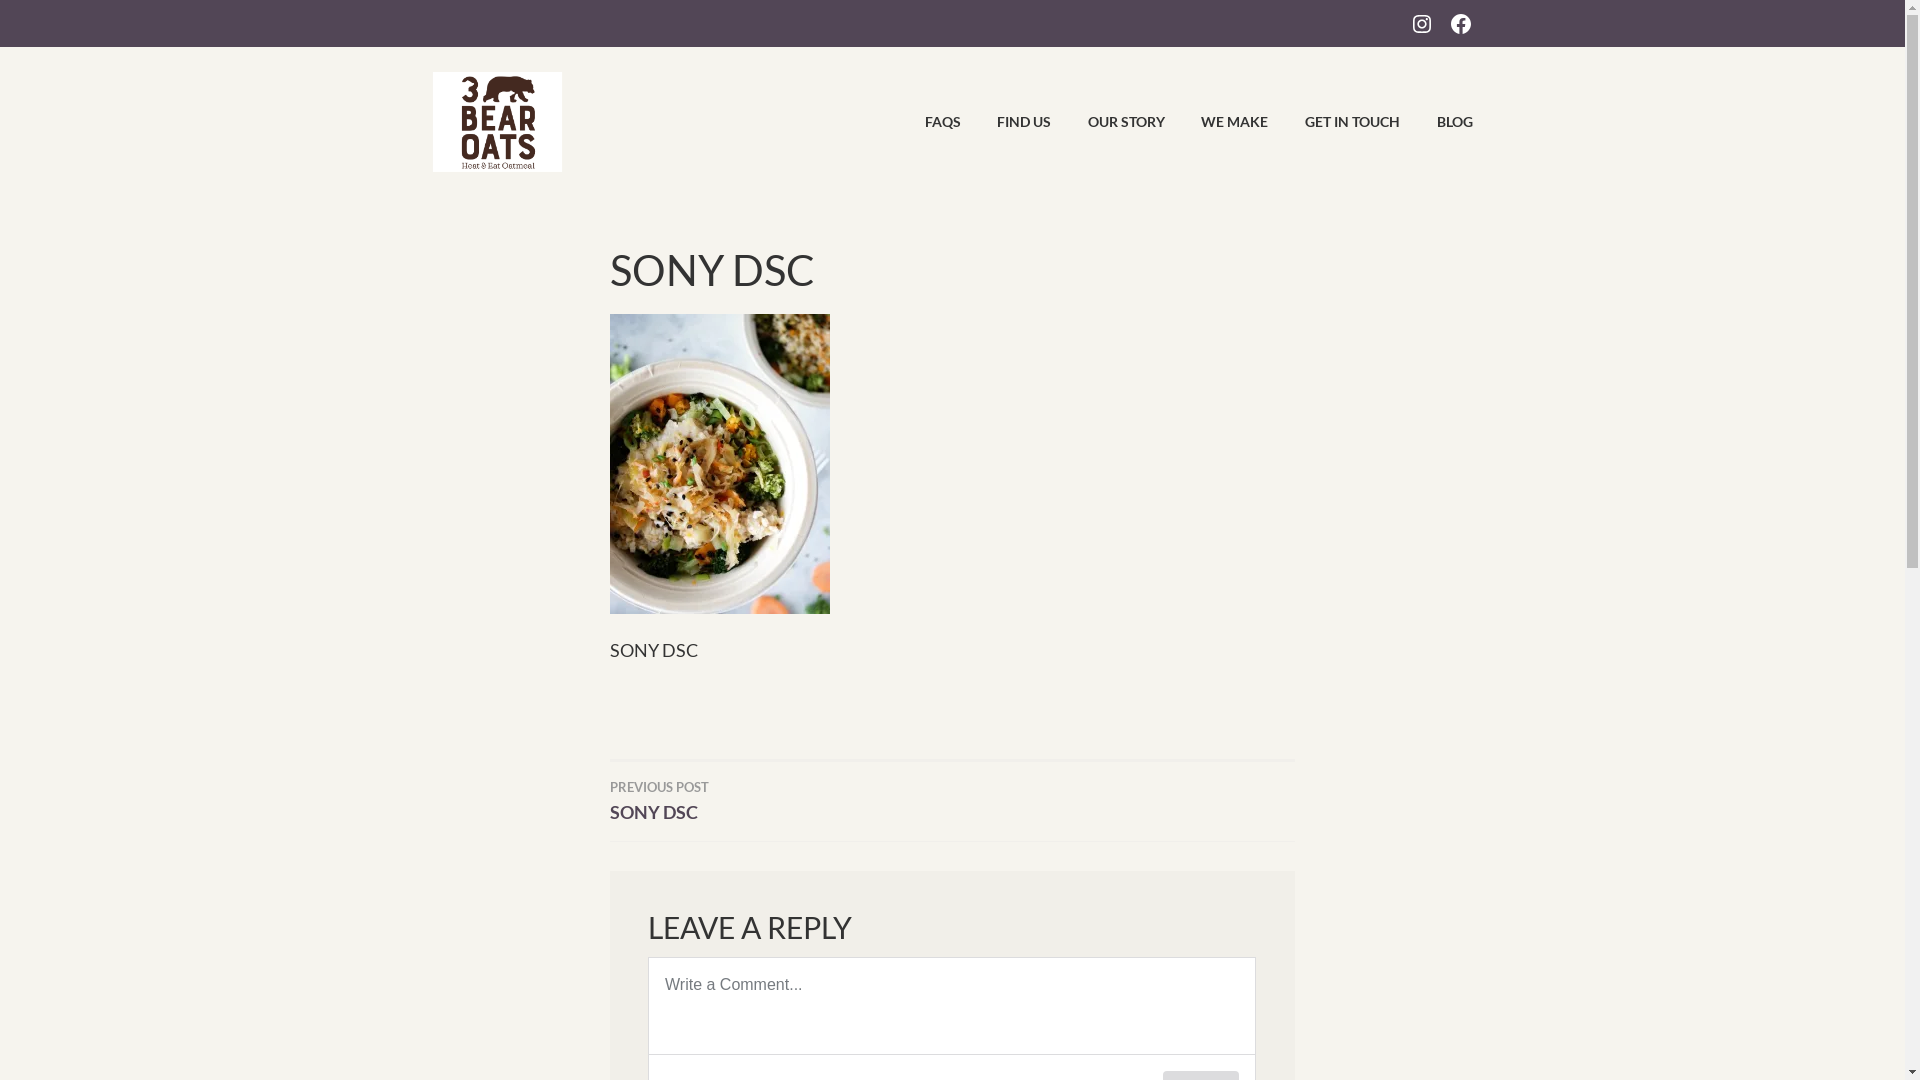  Describe the element at coordinates (925, 122) in the screenshot. I see `'FAQS'` at that location.